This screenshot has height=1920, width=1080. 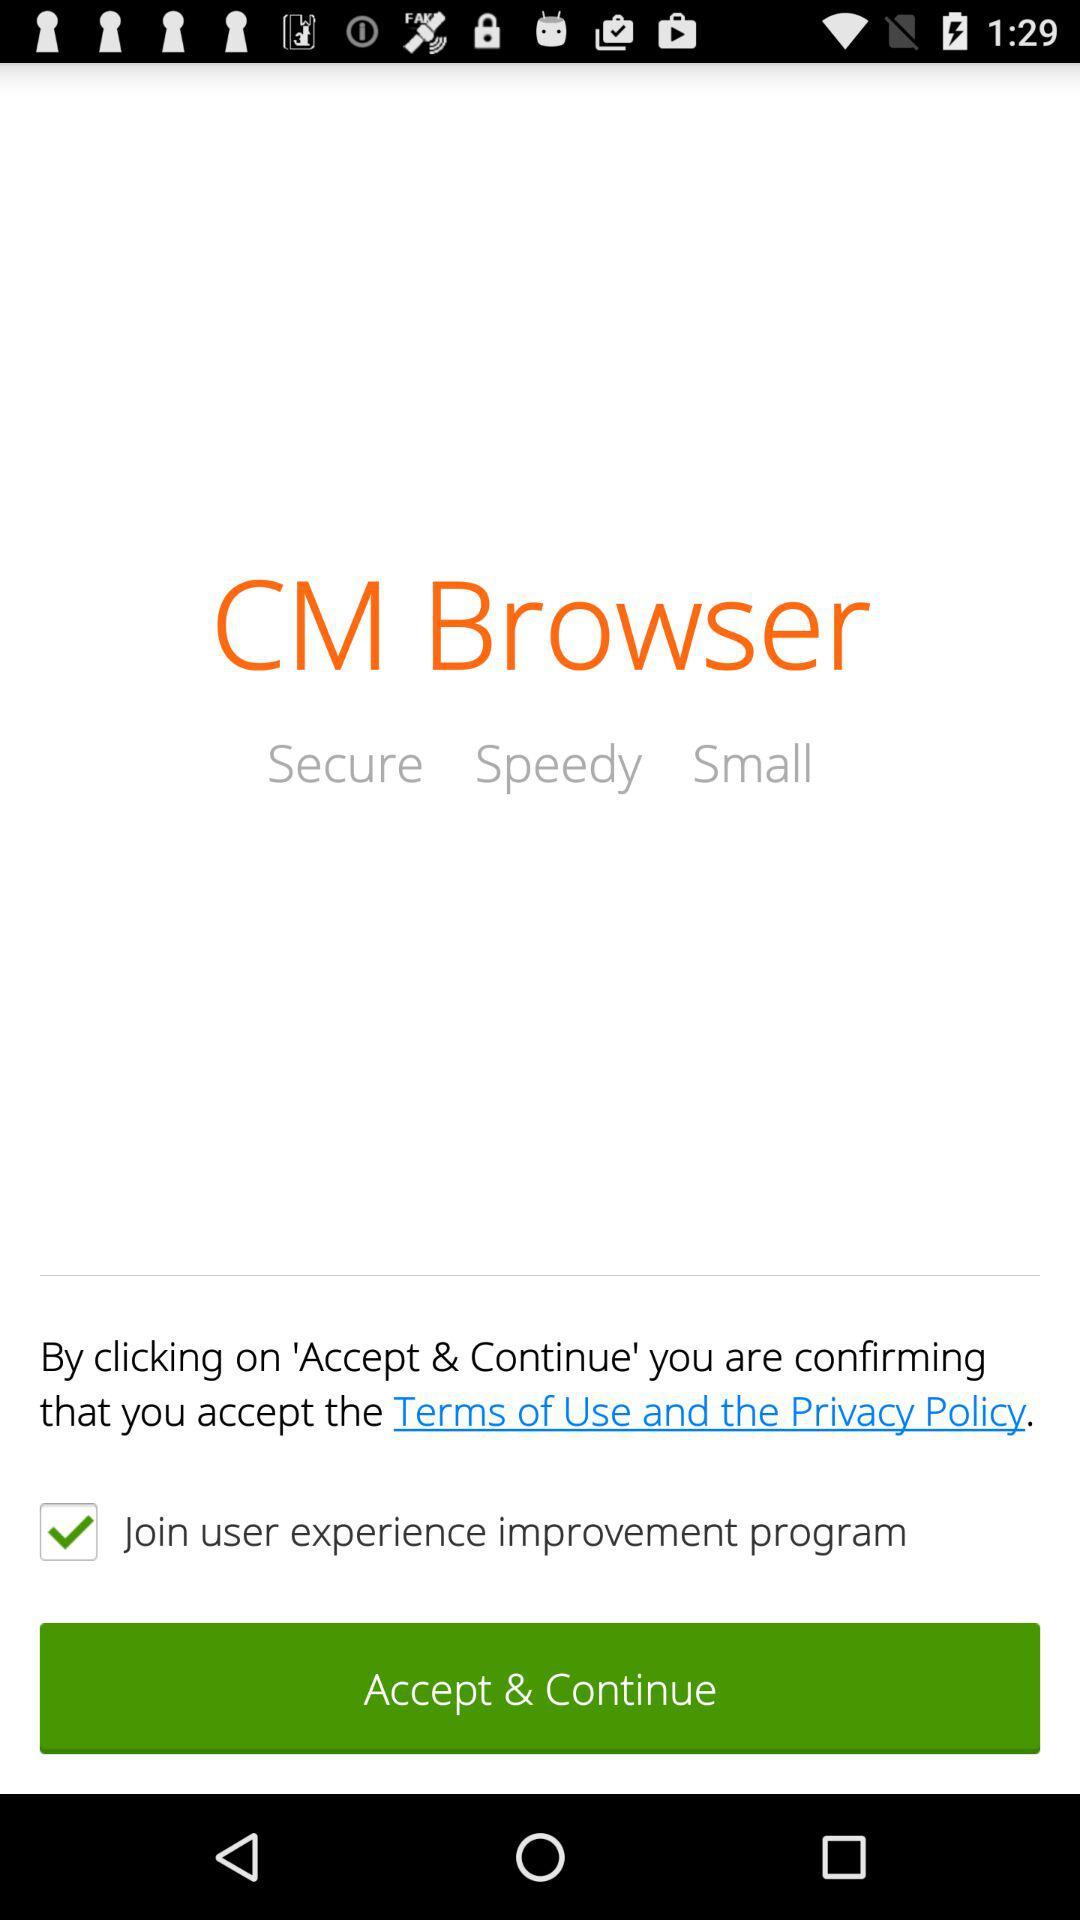 I want to click on the item to the left of the join user experience icon, so click(x=67, y=1530).